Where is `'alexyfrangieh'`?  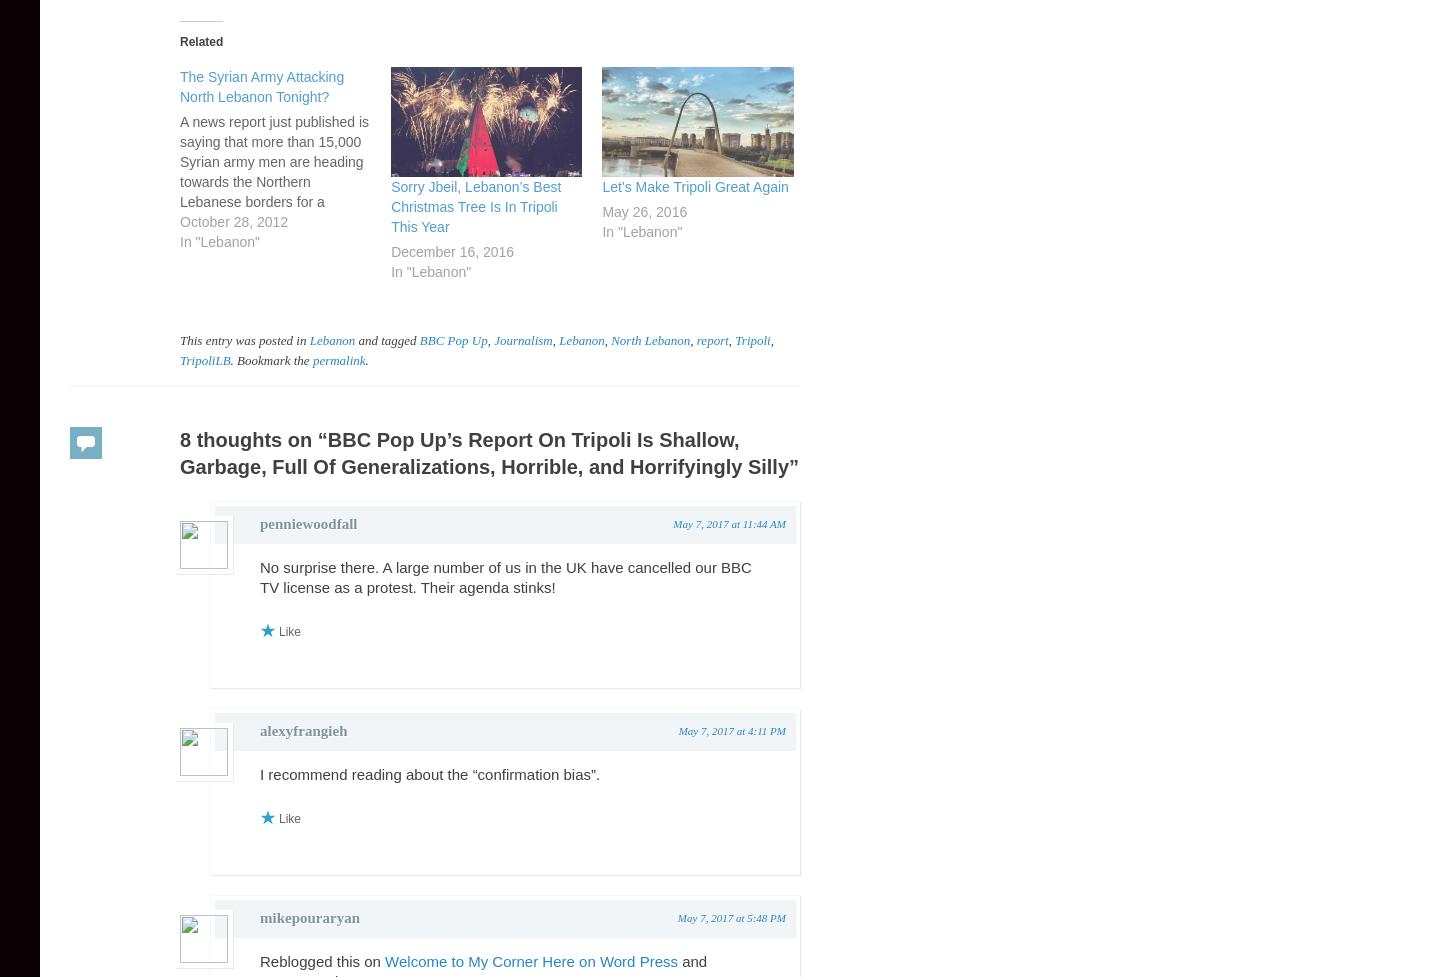 'alexyfrangieh' is located at coordinates (303, 730).